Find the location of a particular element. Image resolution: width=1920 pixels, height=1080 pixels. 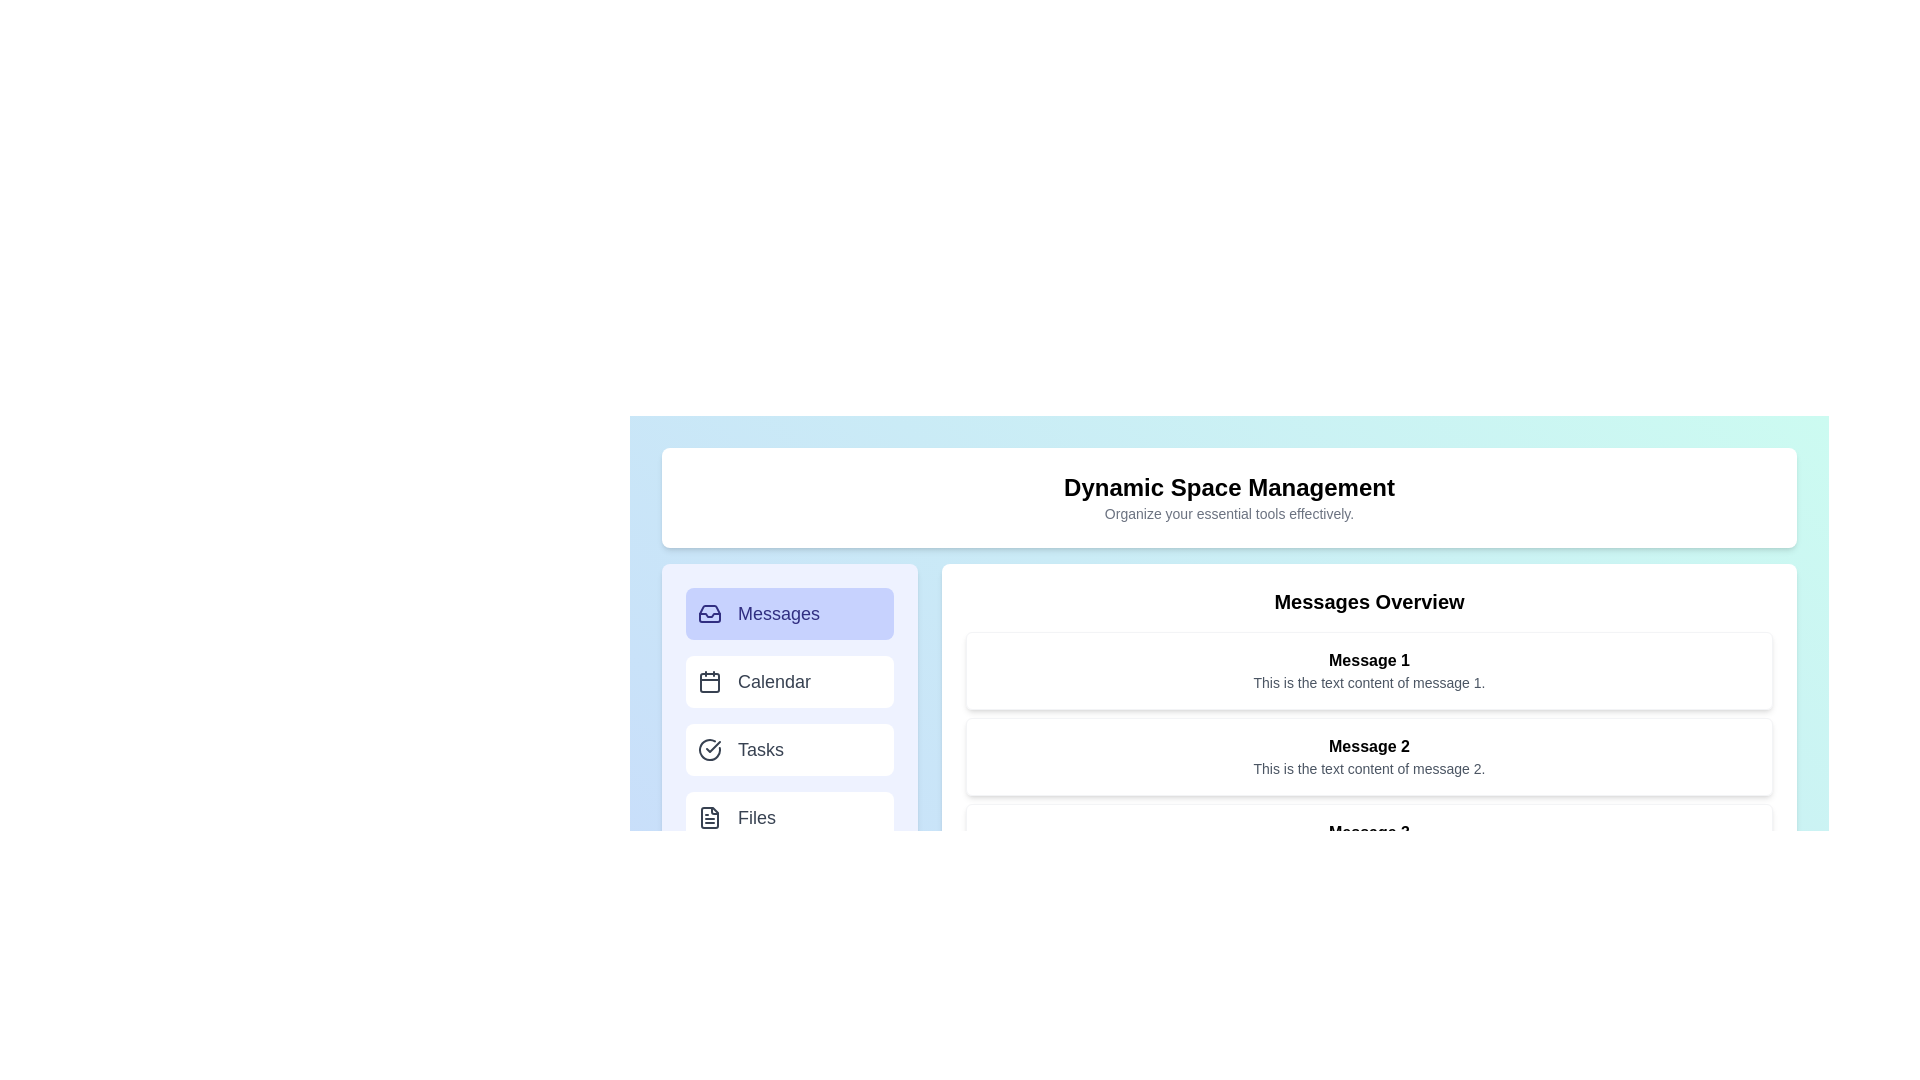

the circular icon with a checkmark in the center, located in the navigation sidebar under the 'Tasks' list item is located at coordinates (710, 749).